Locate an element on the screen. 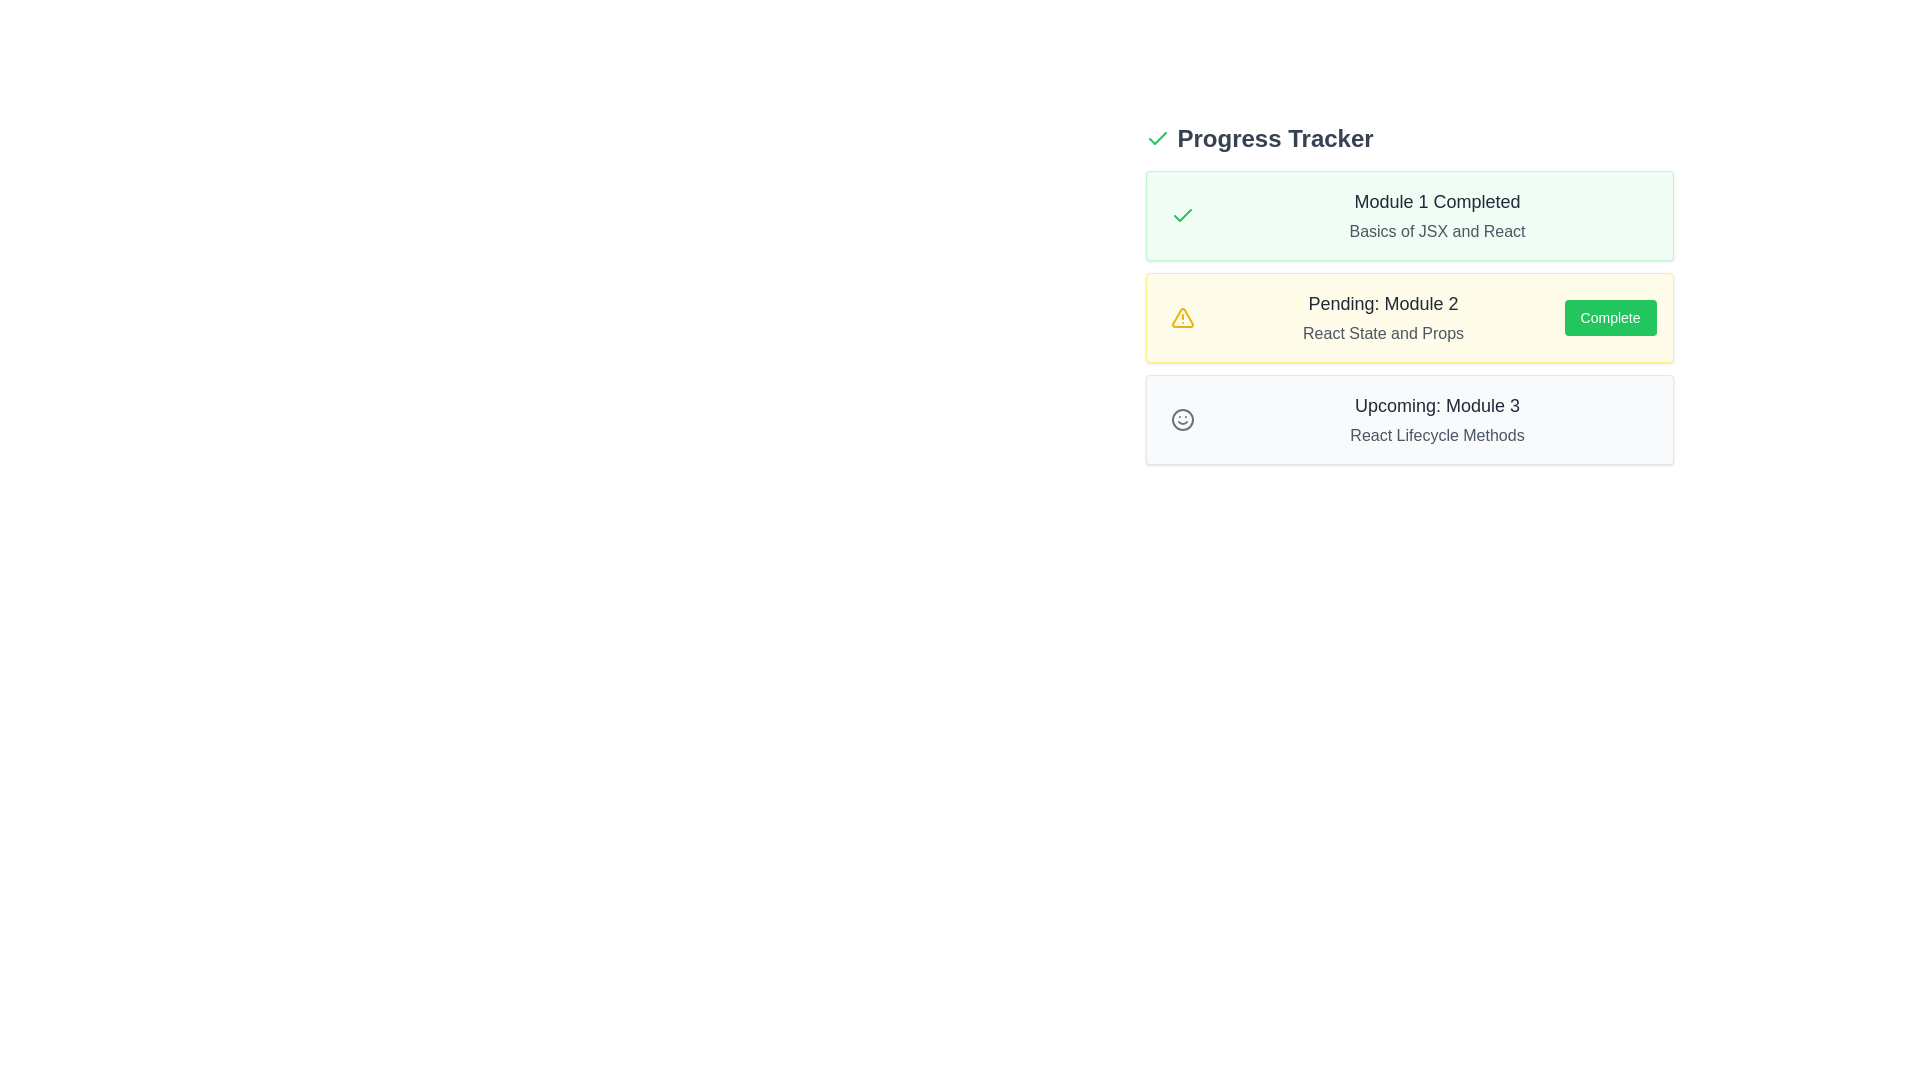  descriptive text label located at the bottom of the 'Pending: Module 2' section, which provides information about its content is located at coordinates (1382, 333).